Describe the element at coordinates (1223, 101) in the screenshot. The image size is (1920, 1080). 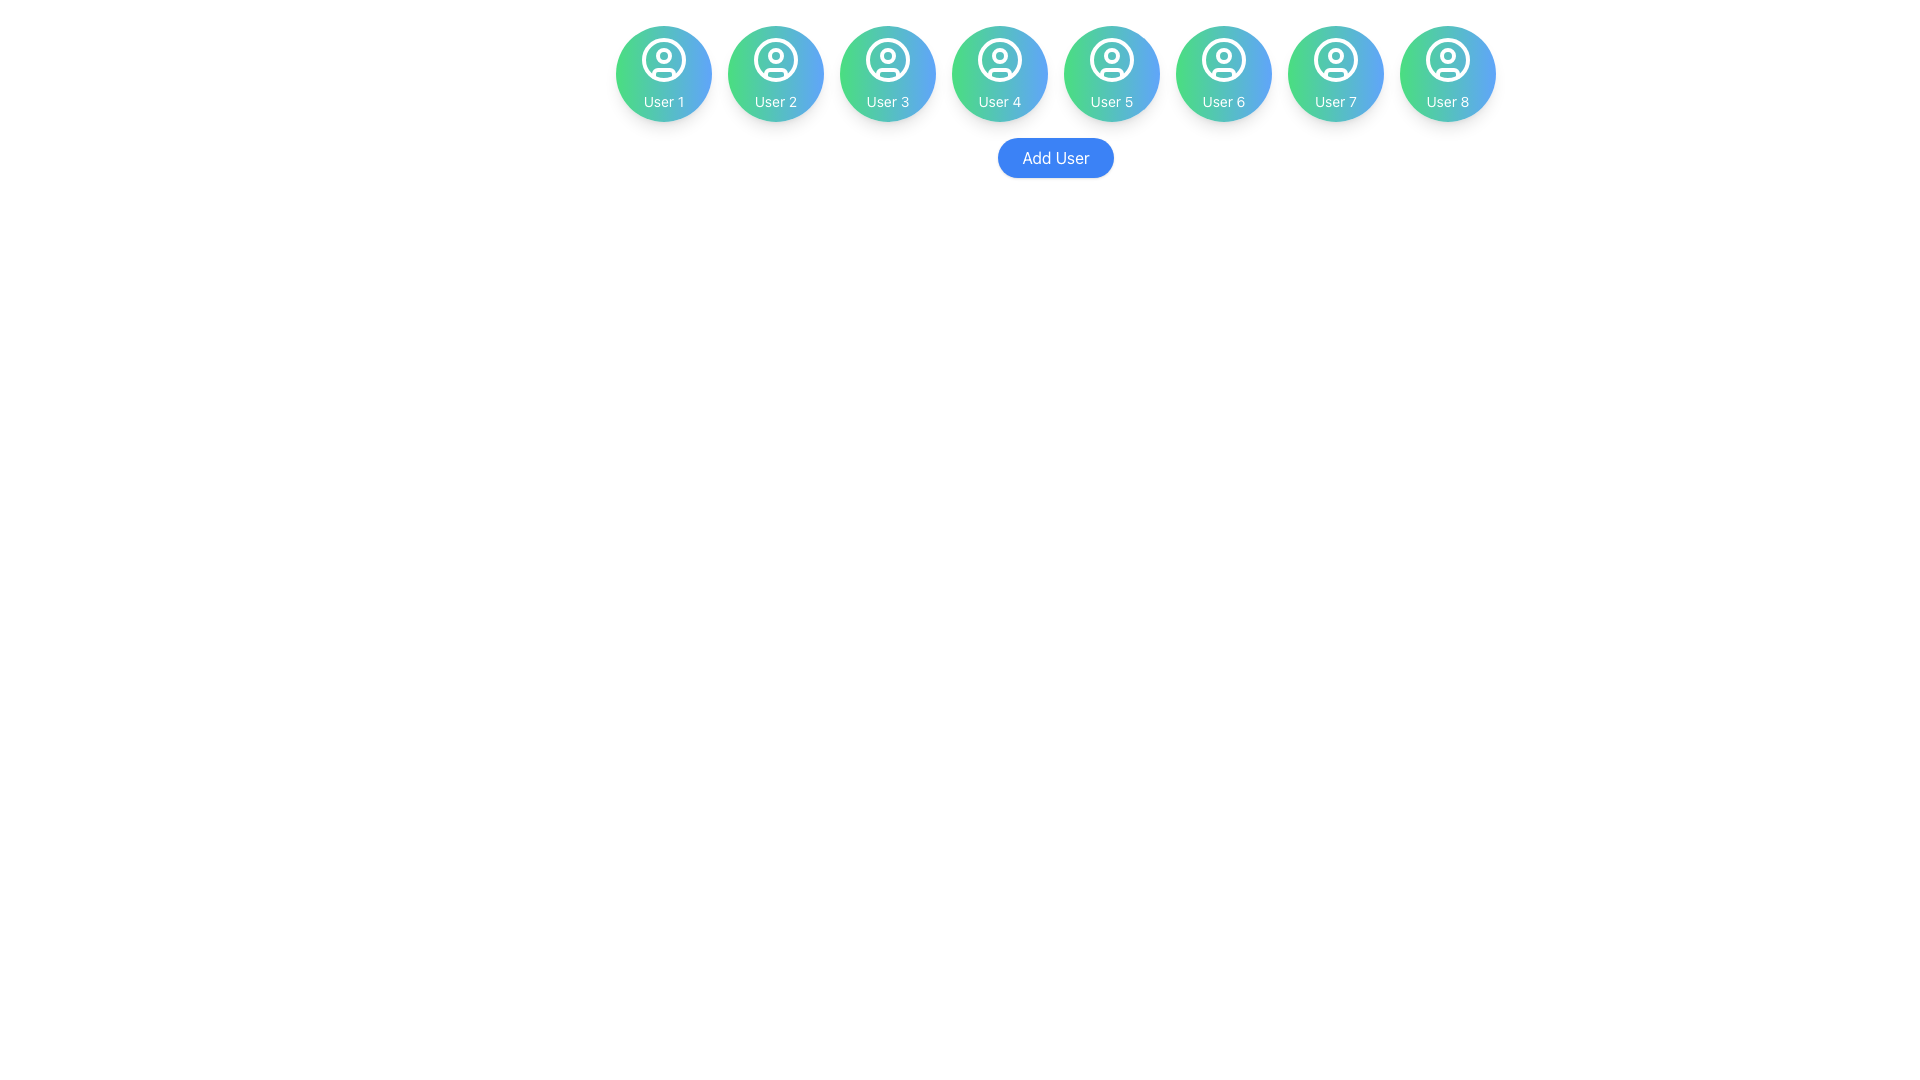
I see `text 'User 6' located beneath the sixth circular button with a gradient background in the row of user buttons` at that location.